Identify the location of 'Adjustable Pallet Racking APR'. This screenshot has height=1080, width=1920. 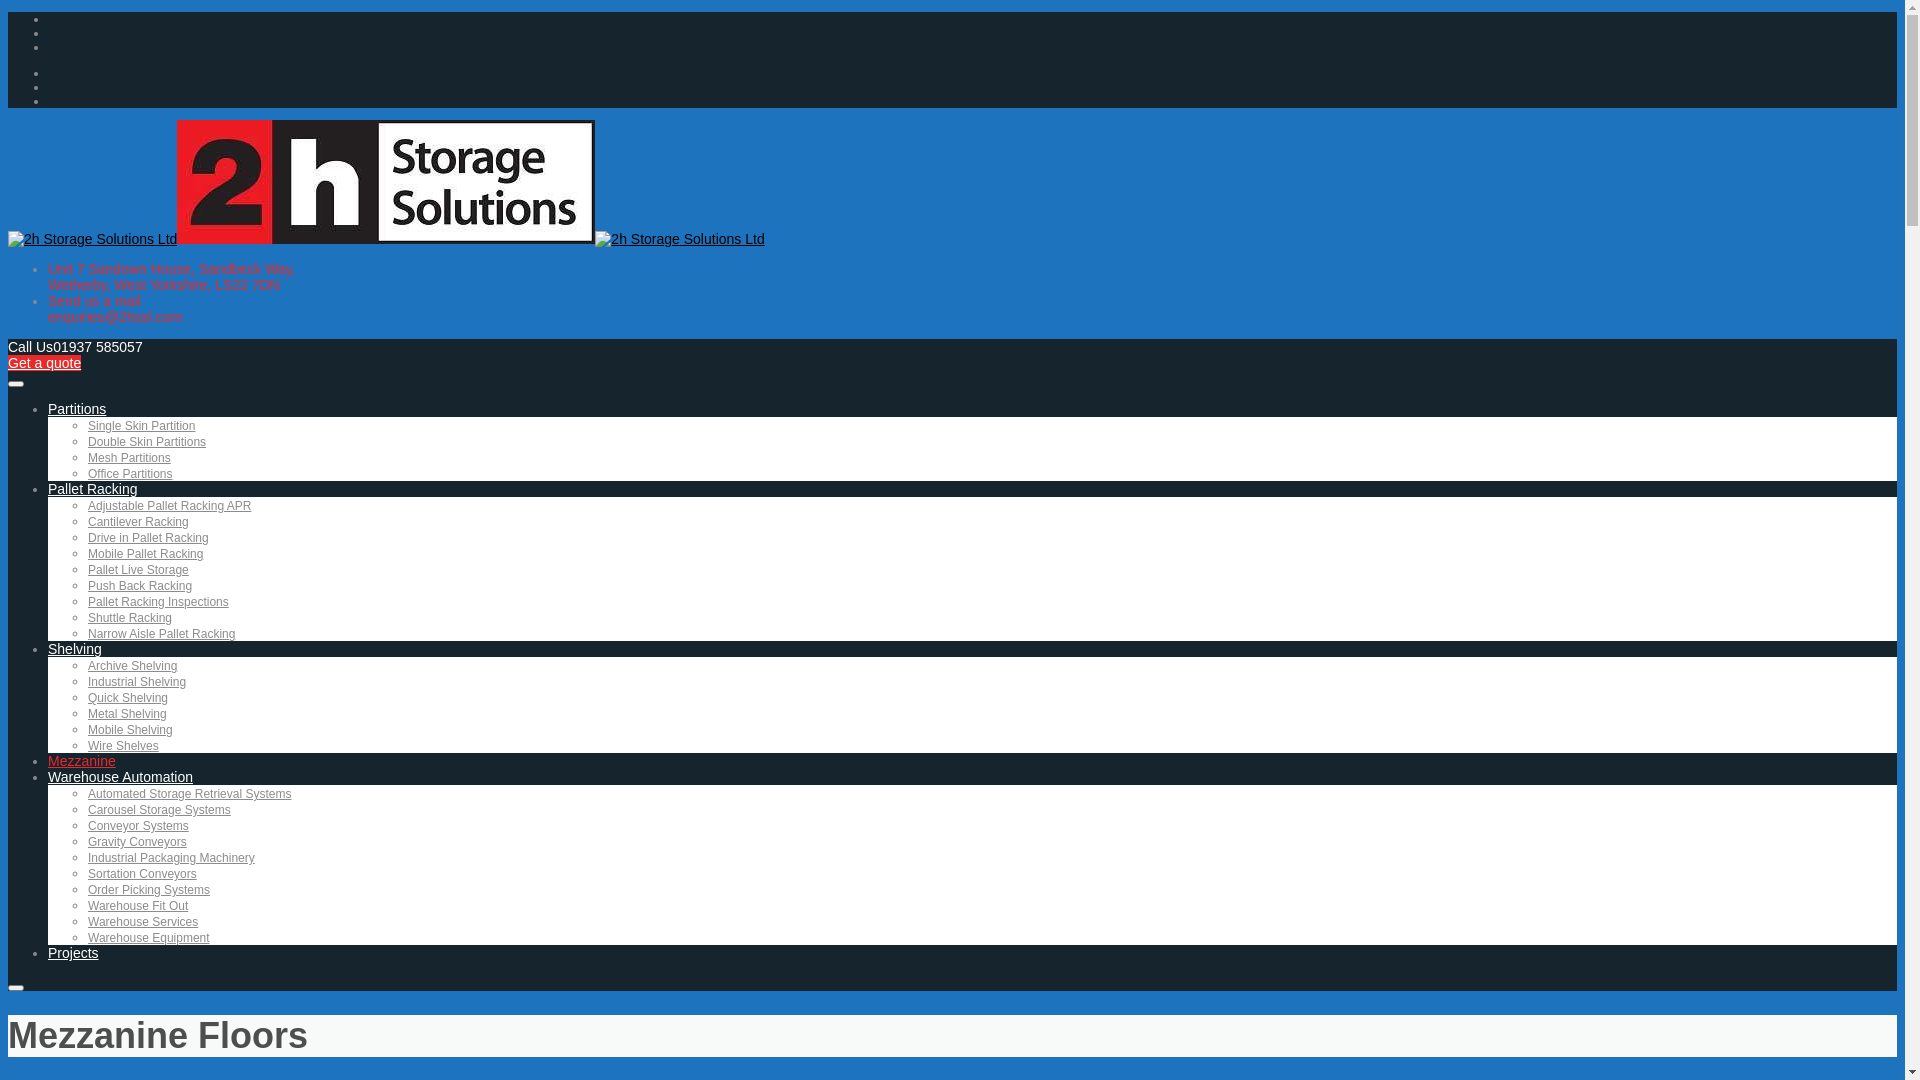
(86, 504).